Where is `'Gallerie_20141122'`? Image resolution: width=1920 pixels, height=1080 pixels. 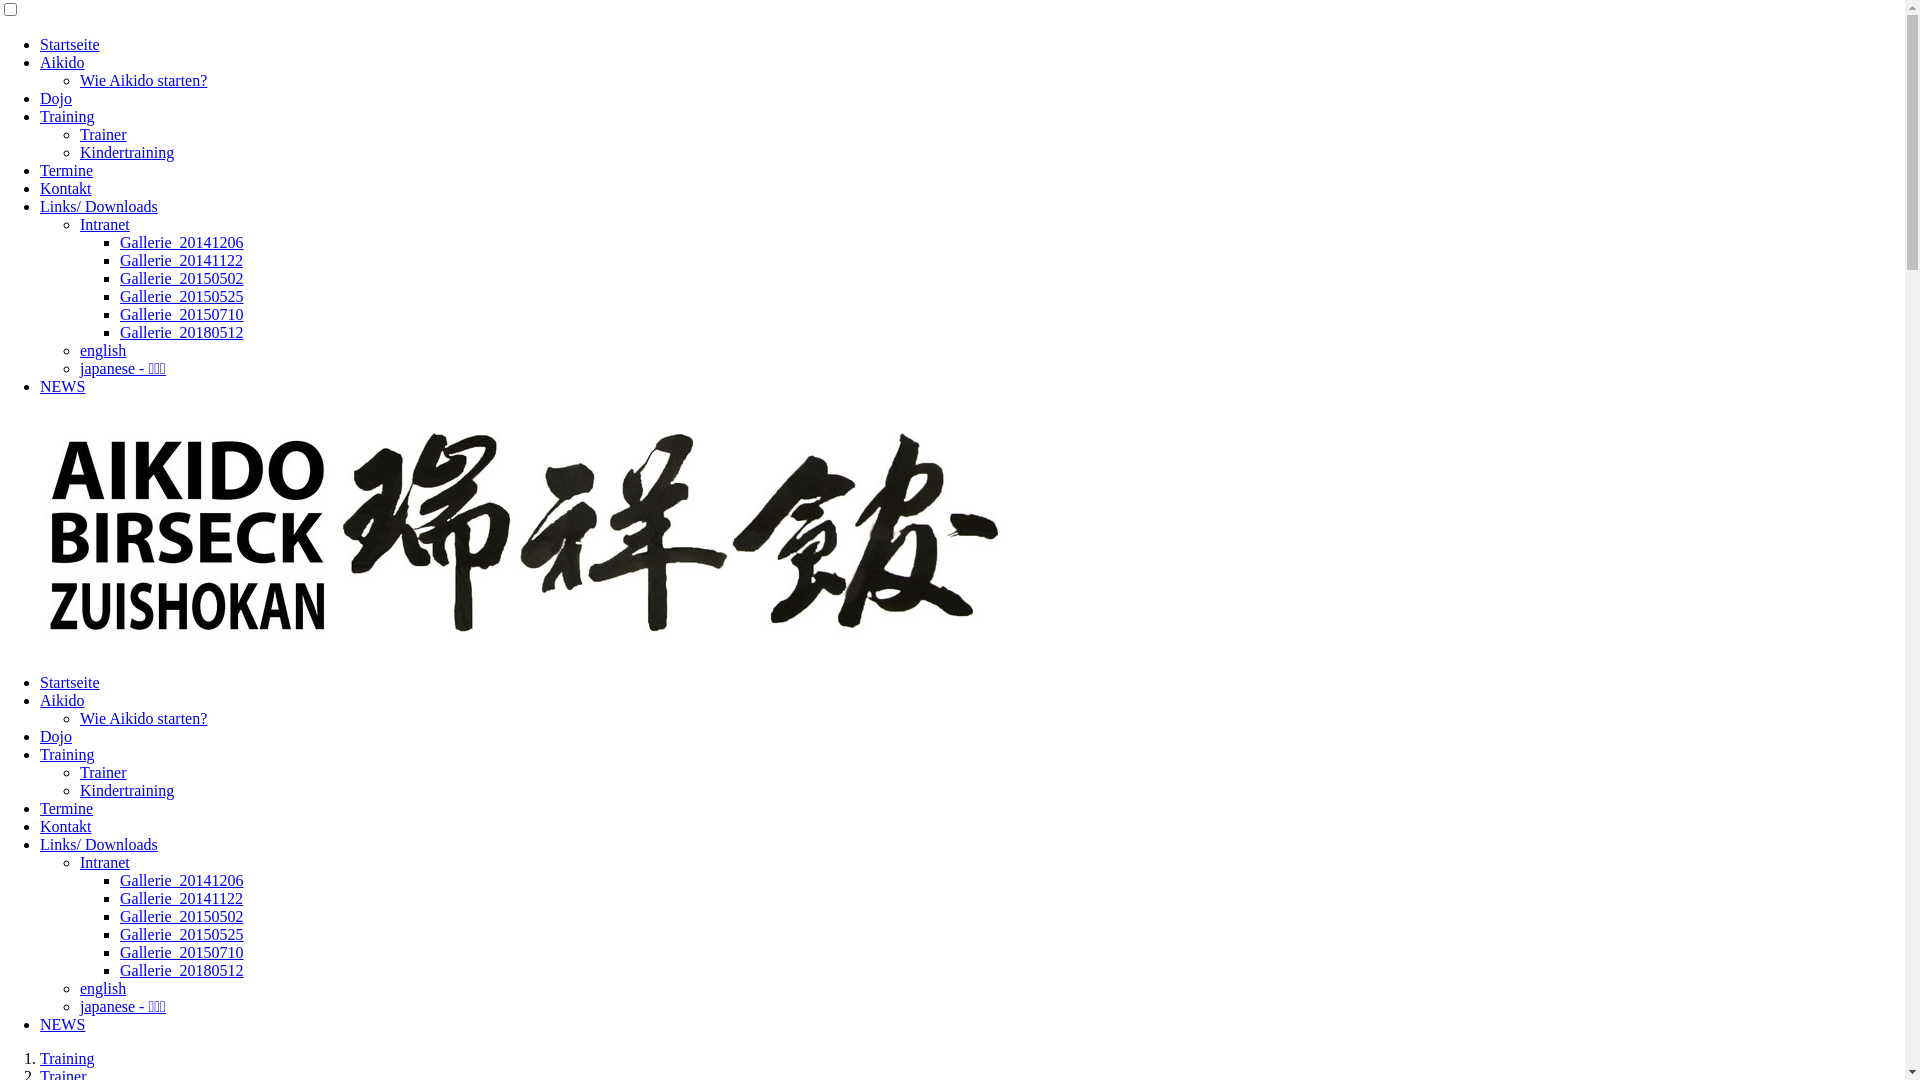 'Gallerie_20141122' is located at coordinates (181, 897).